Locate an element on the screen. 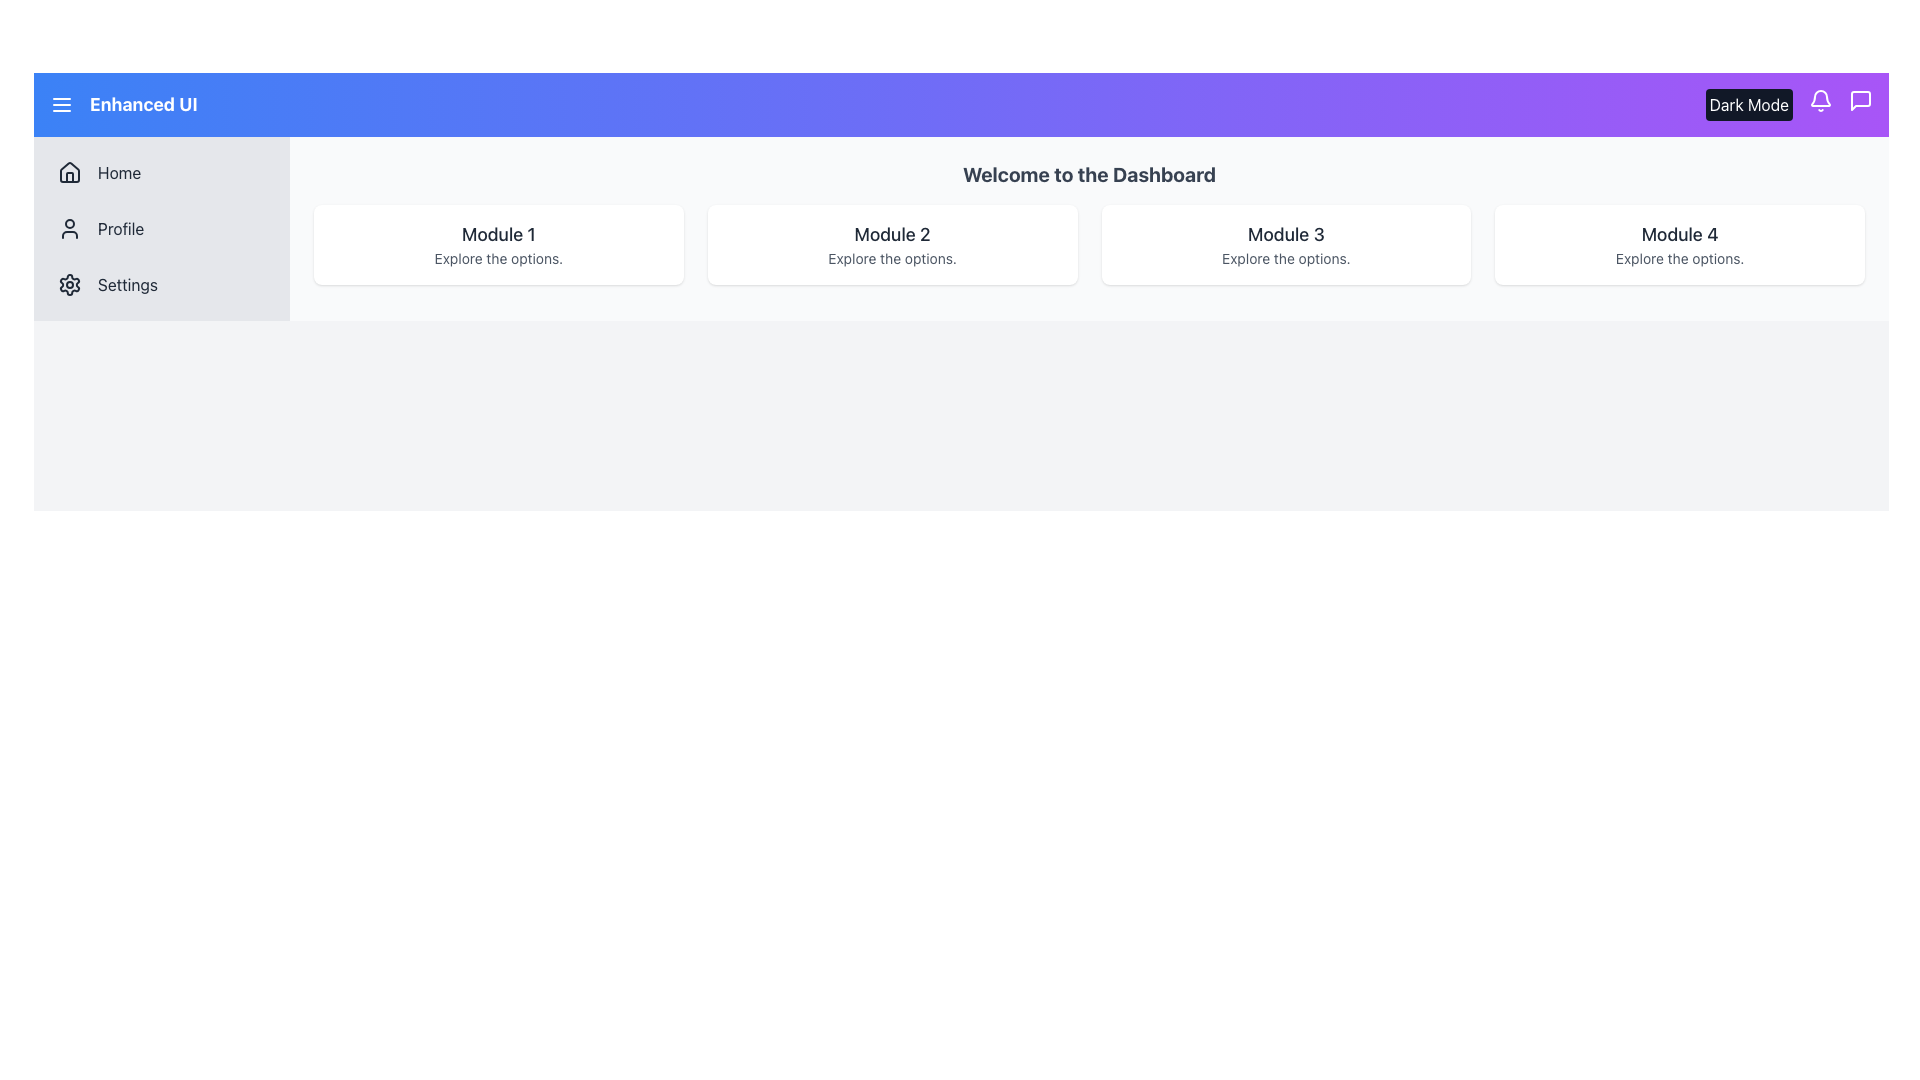  the profile button located in the left sidebar, which is the second item in the vertical menu between 'Home' and 'Settings' is located at coordinates (162, 227).